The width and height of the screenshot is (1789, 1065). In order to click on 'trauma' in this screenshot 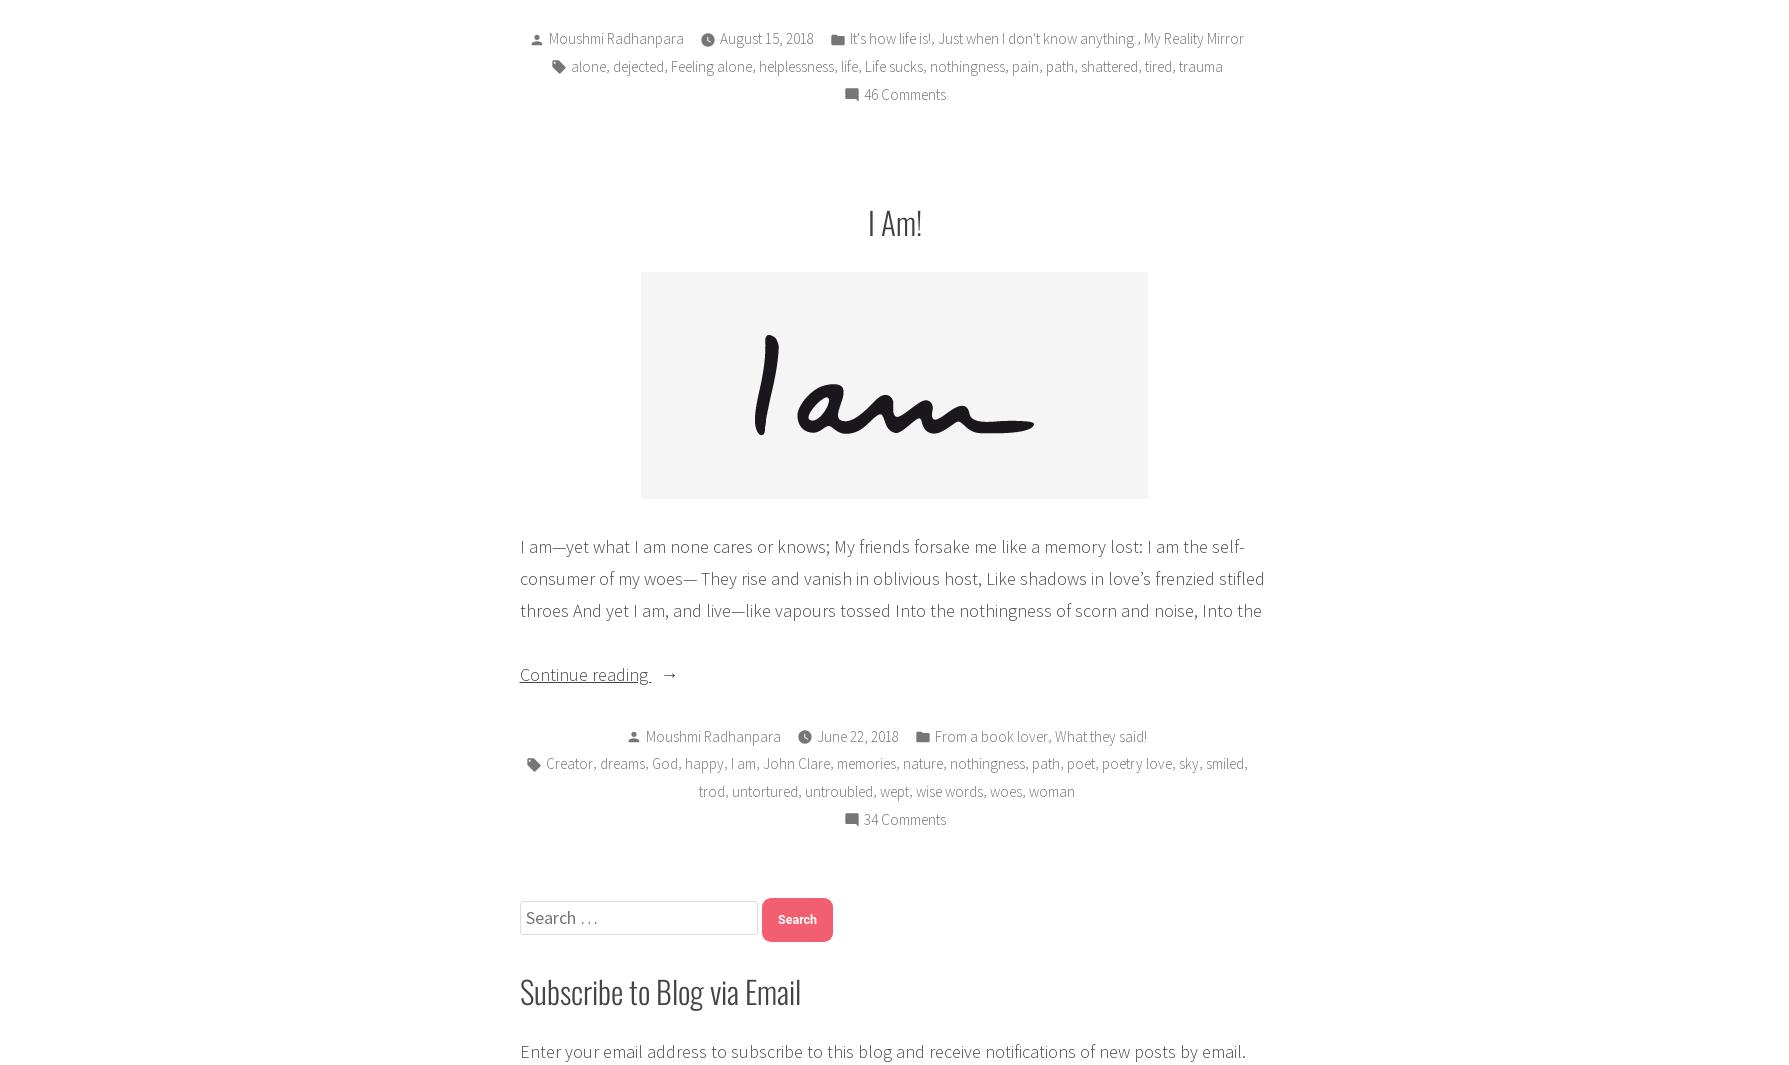, I will do `click(1177, 65)`.